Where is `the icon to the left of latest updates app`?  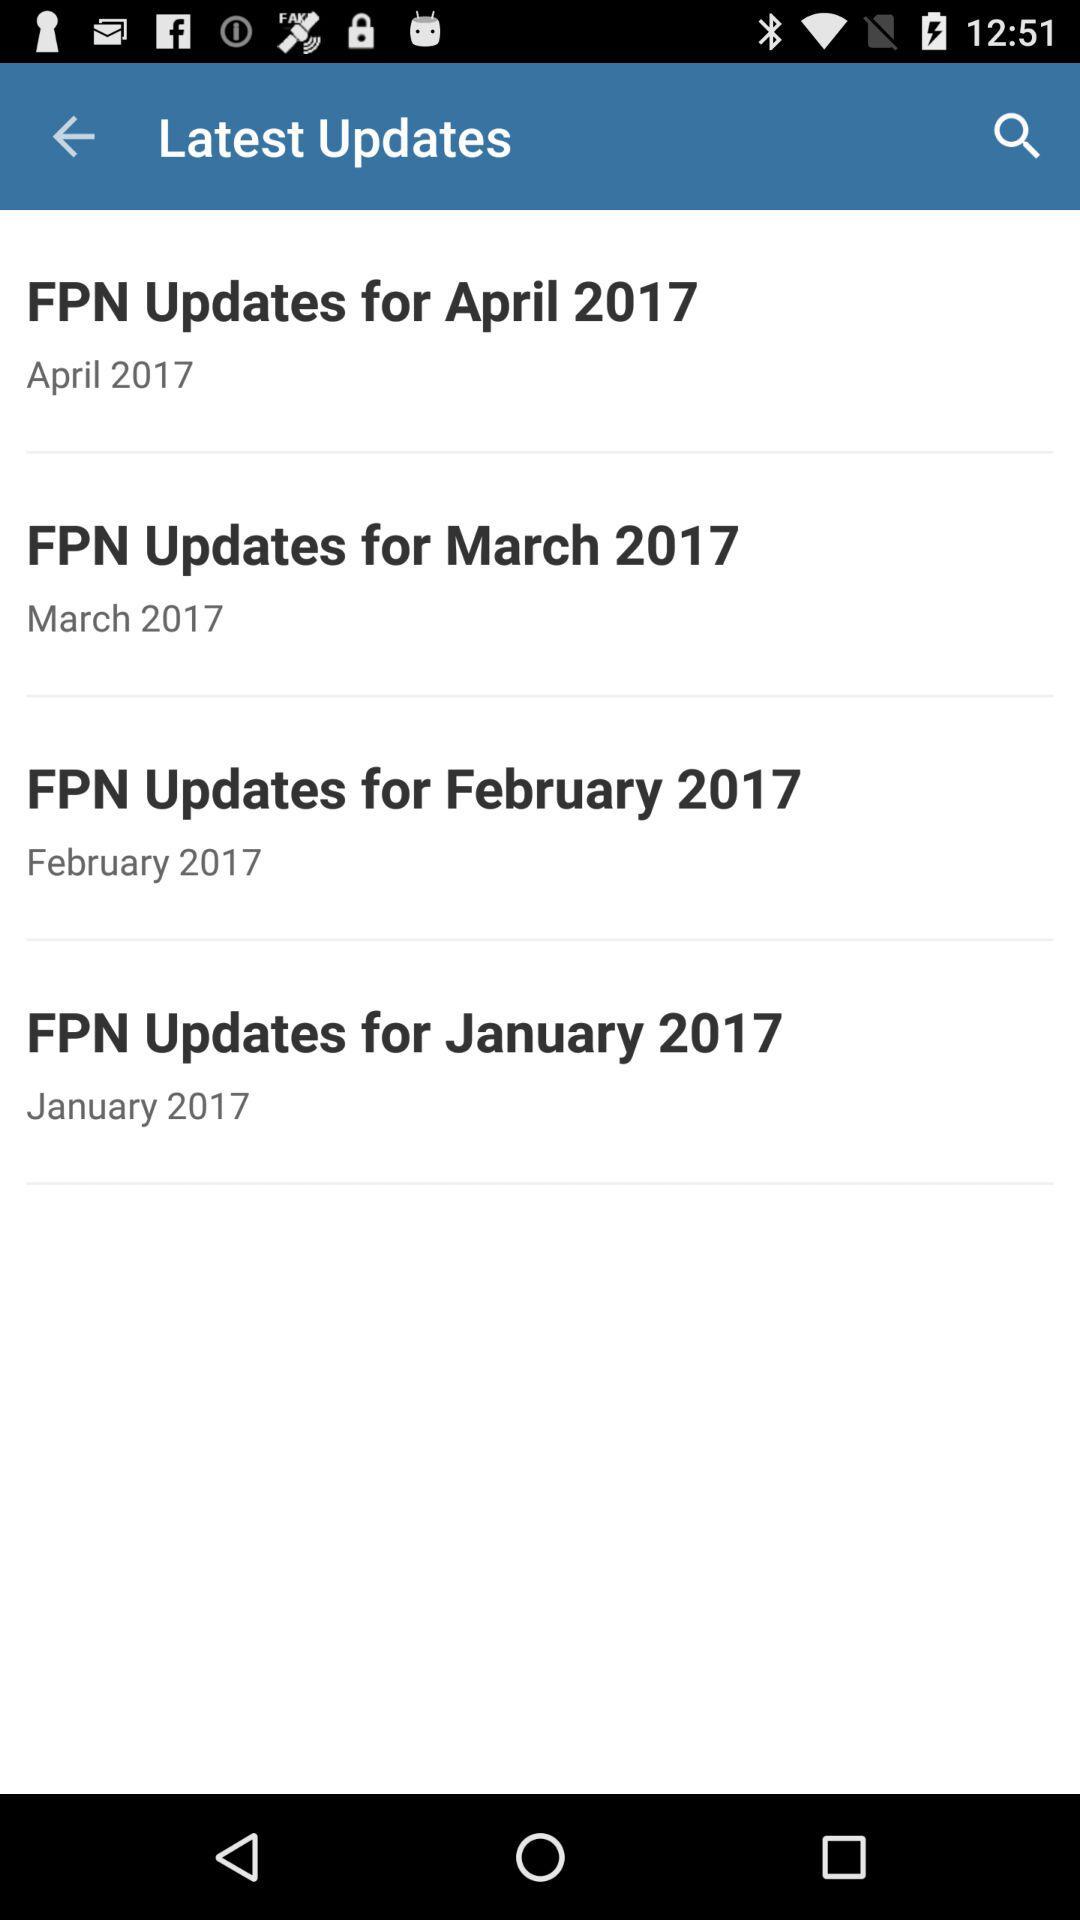
the icon to the left of latest updates app is located at coordinates (72, 135).